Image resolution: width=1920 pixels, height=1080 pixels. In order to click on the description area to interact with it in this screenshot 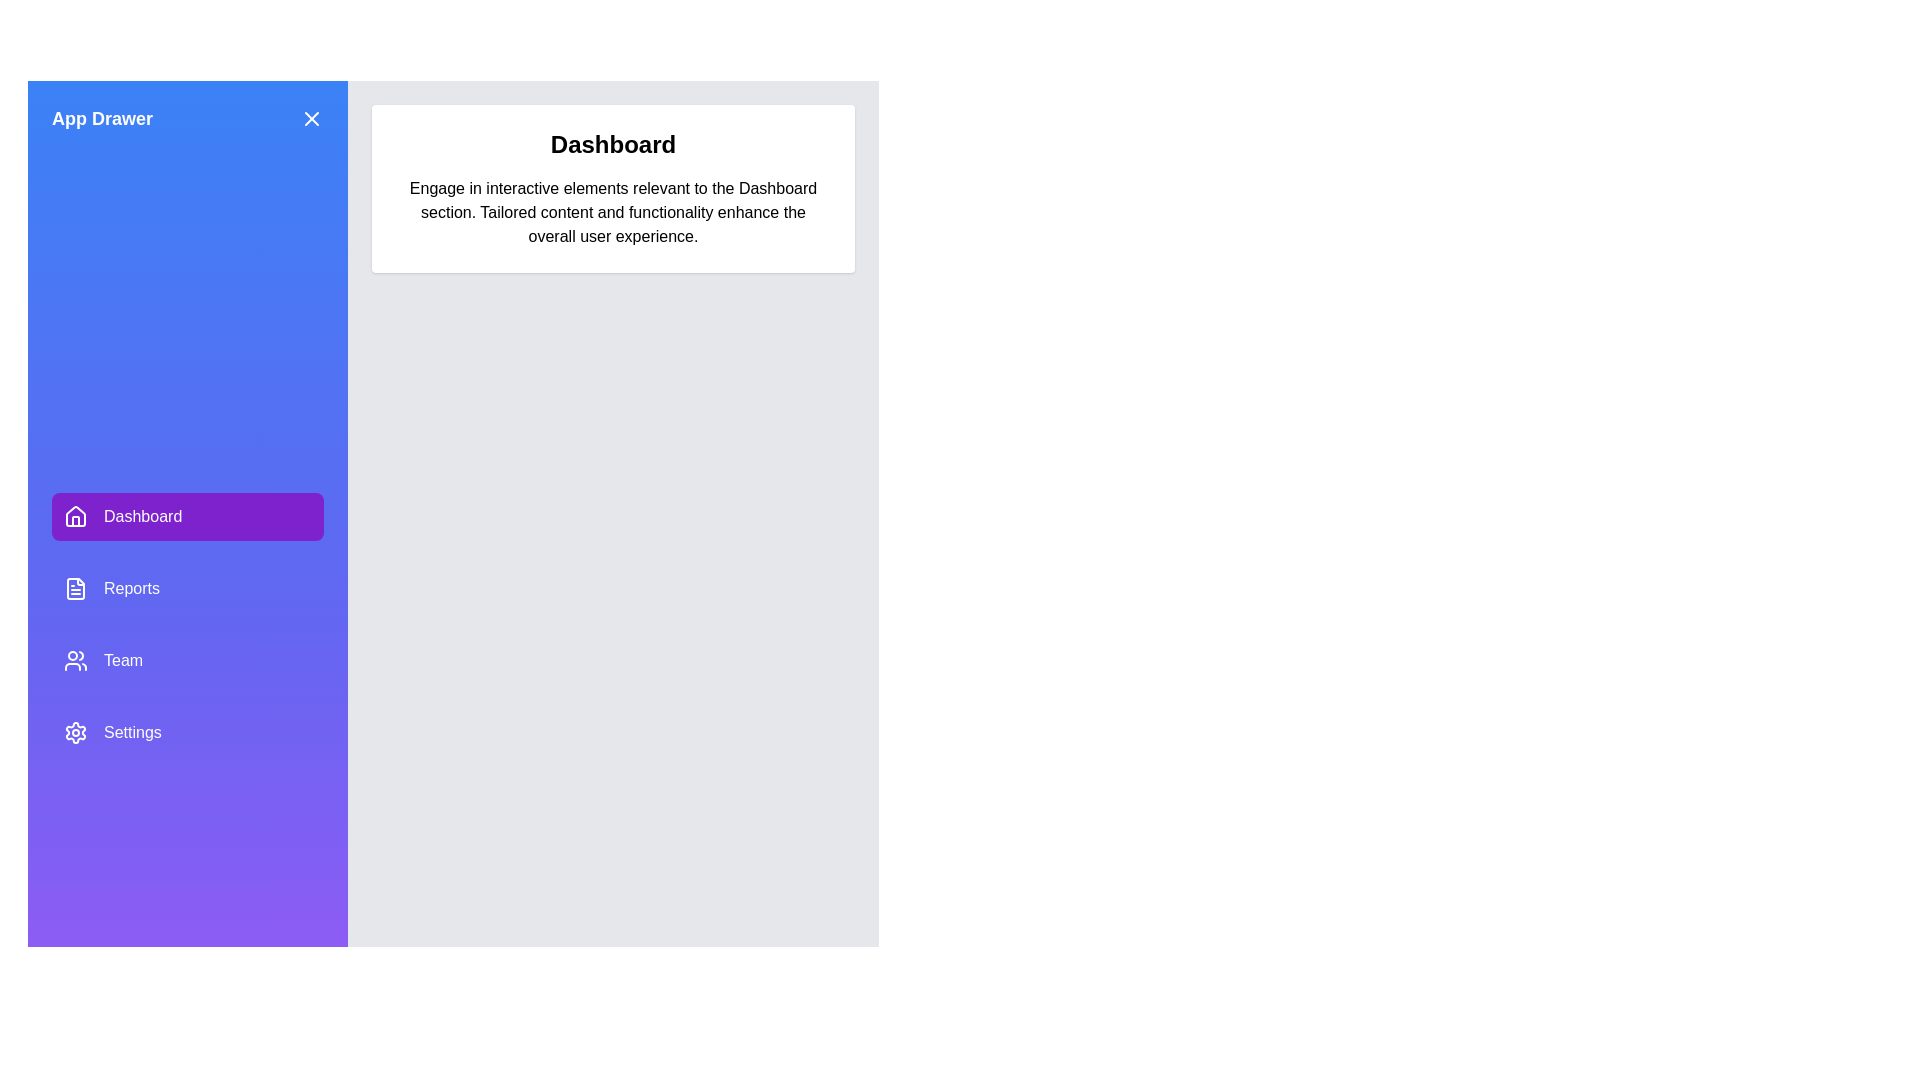, I will do `click(612, 212)`.